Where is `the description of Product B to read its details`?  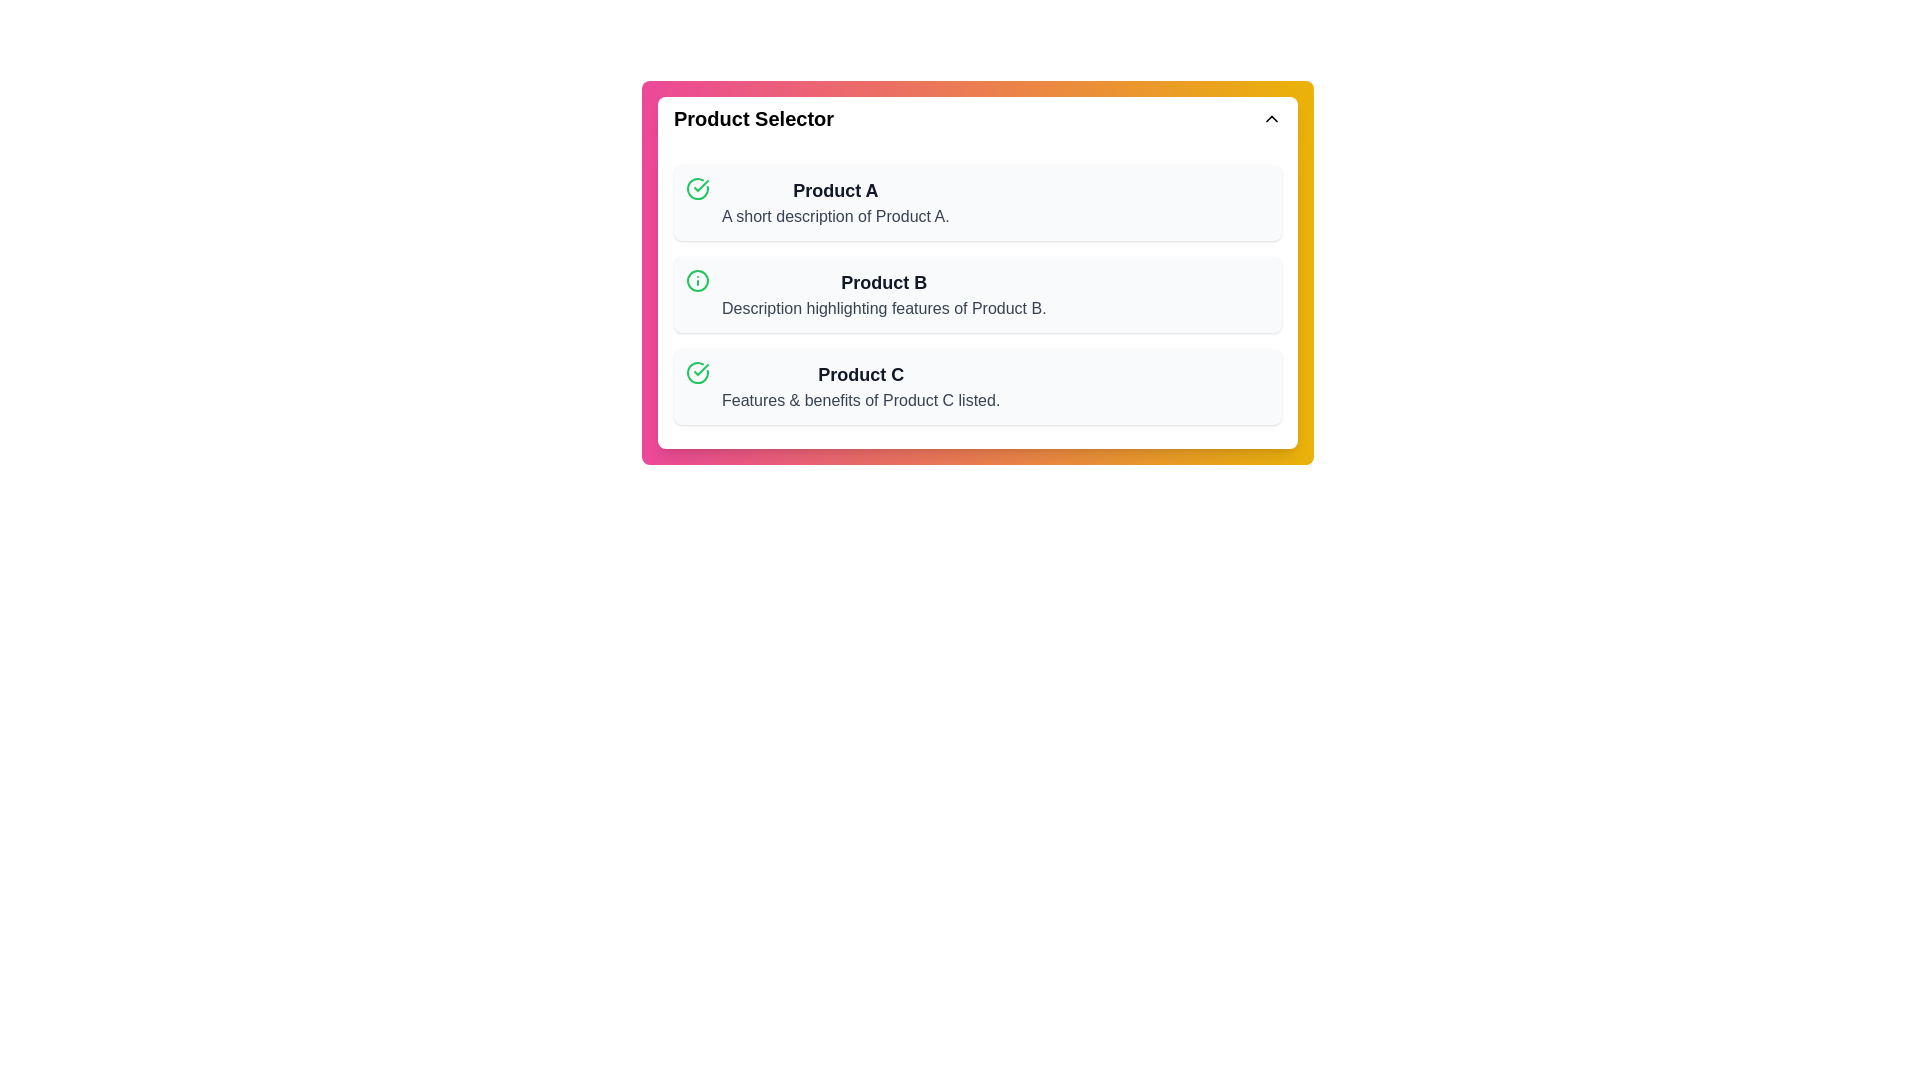
the description of Product B to read its details is located at coordinates (882, 294).